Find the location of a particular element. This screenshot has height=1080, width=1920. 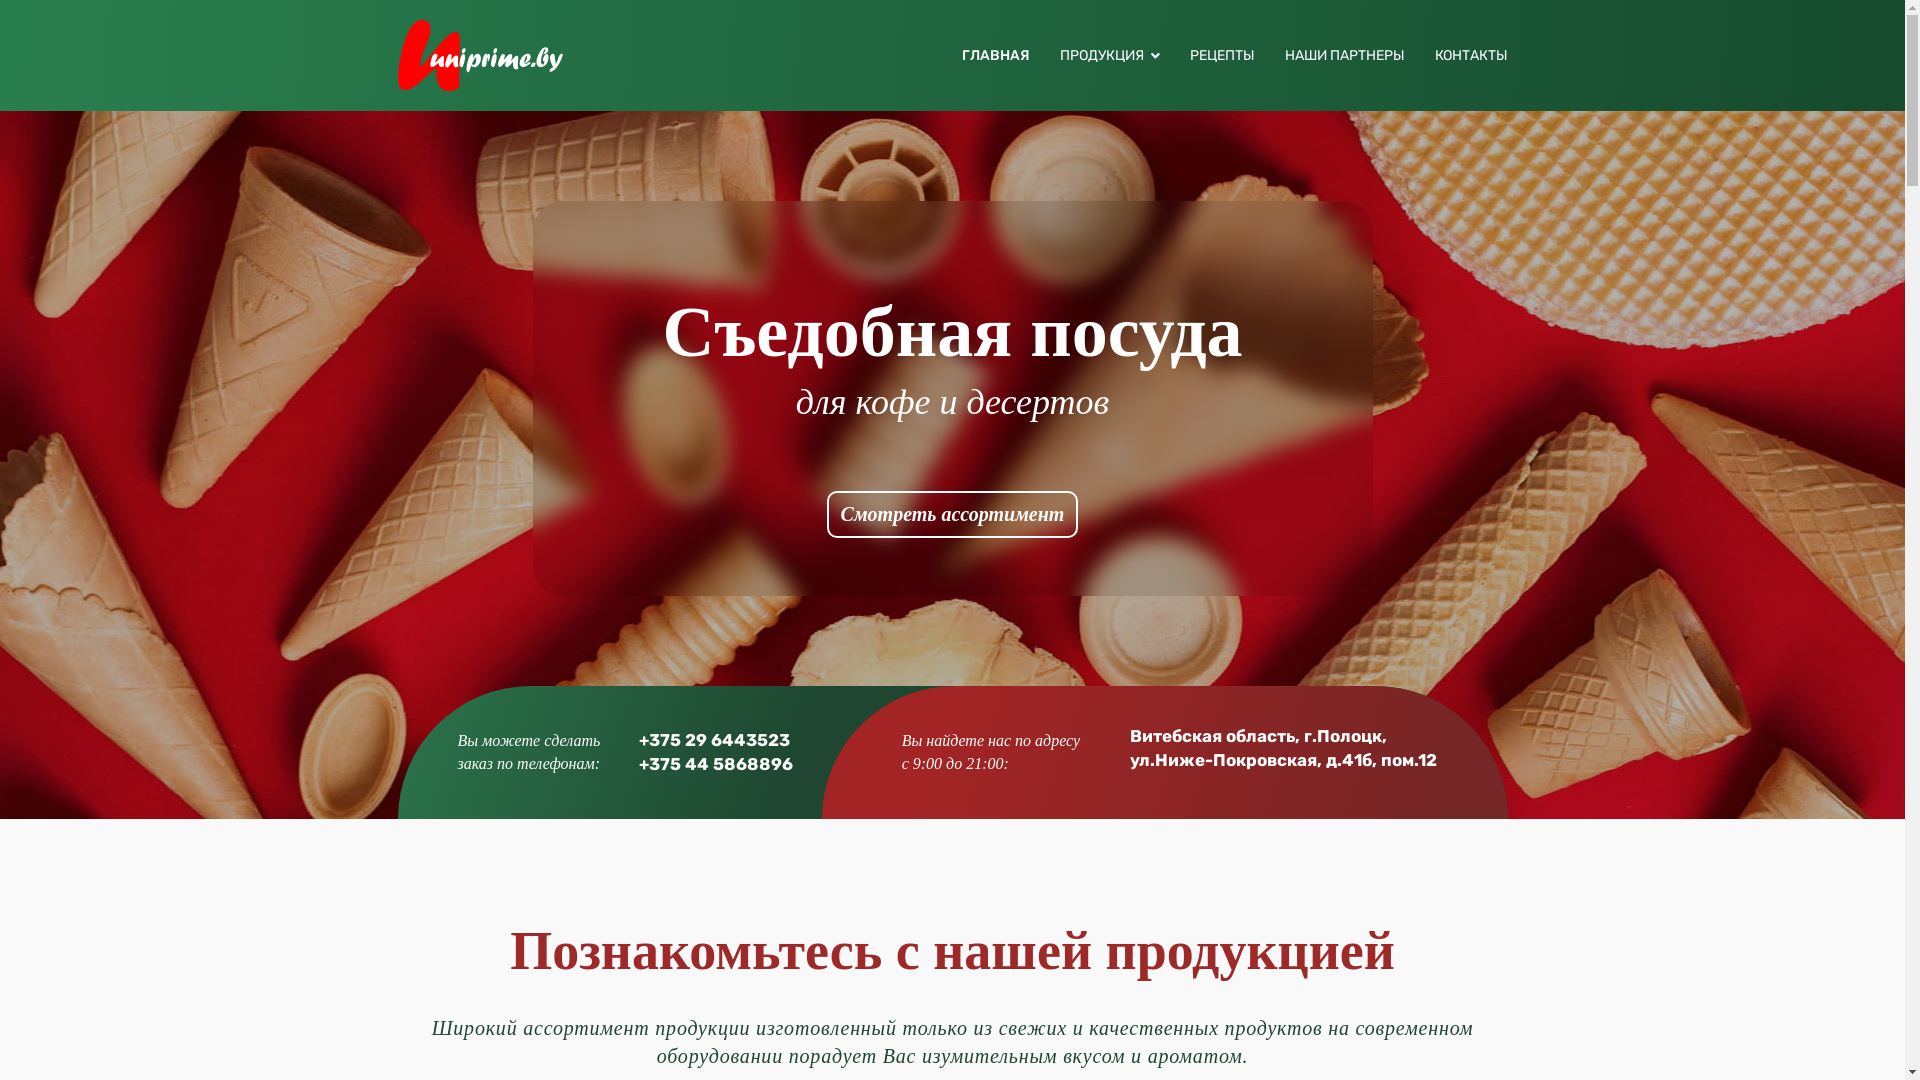

'+375 29 6443523' is located at coordinates (714, 740).